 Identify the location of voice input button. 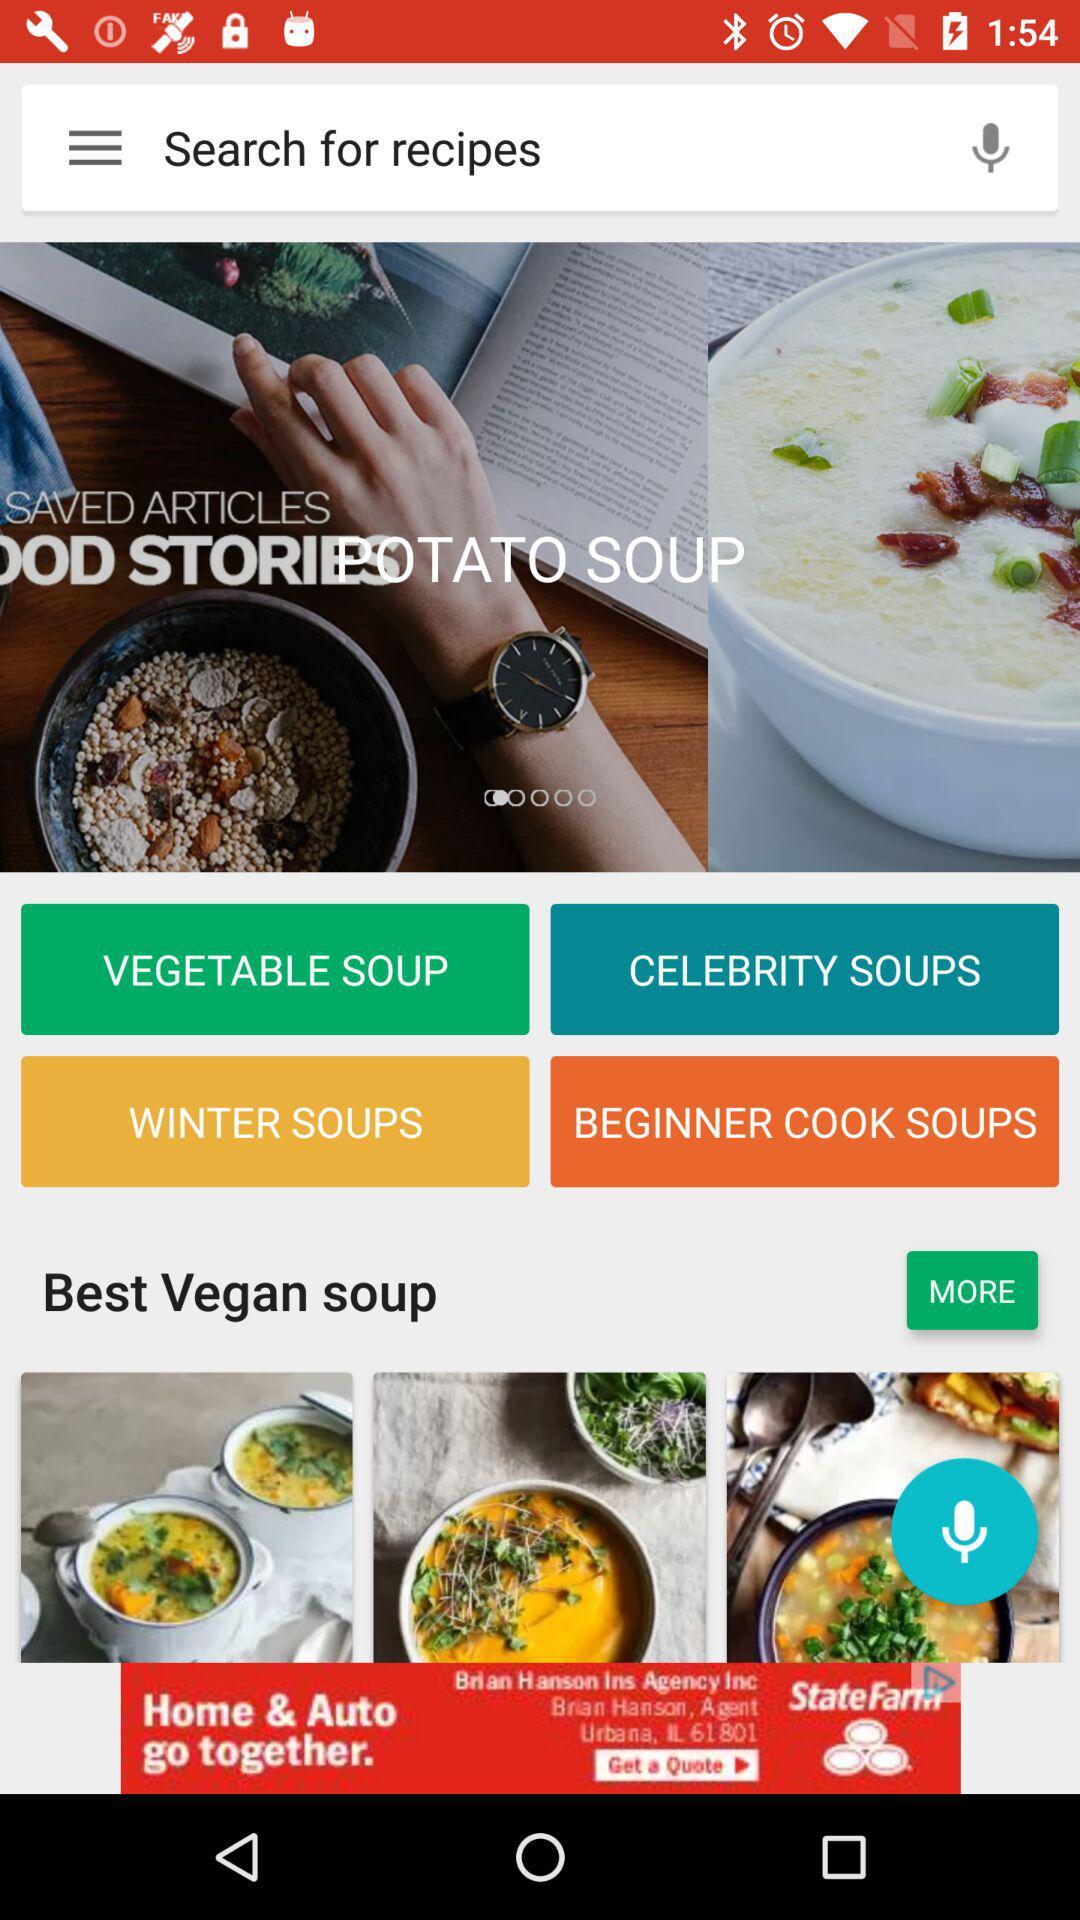
(990, 146).